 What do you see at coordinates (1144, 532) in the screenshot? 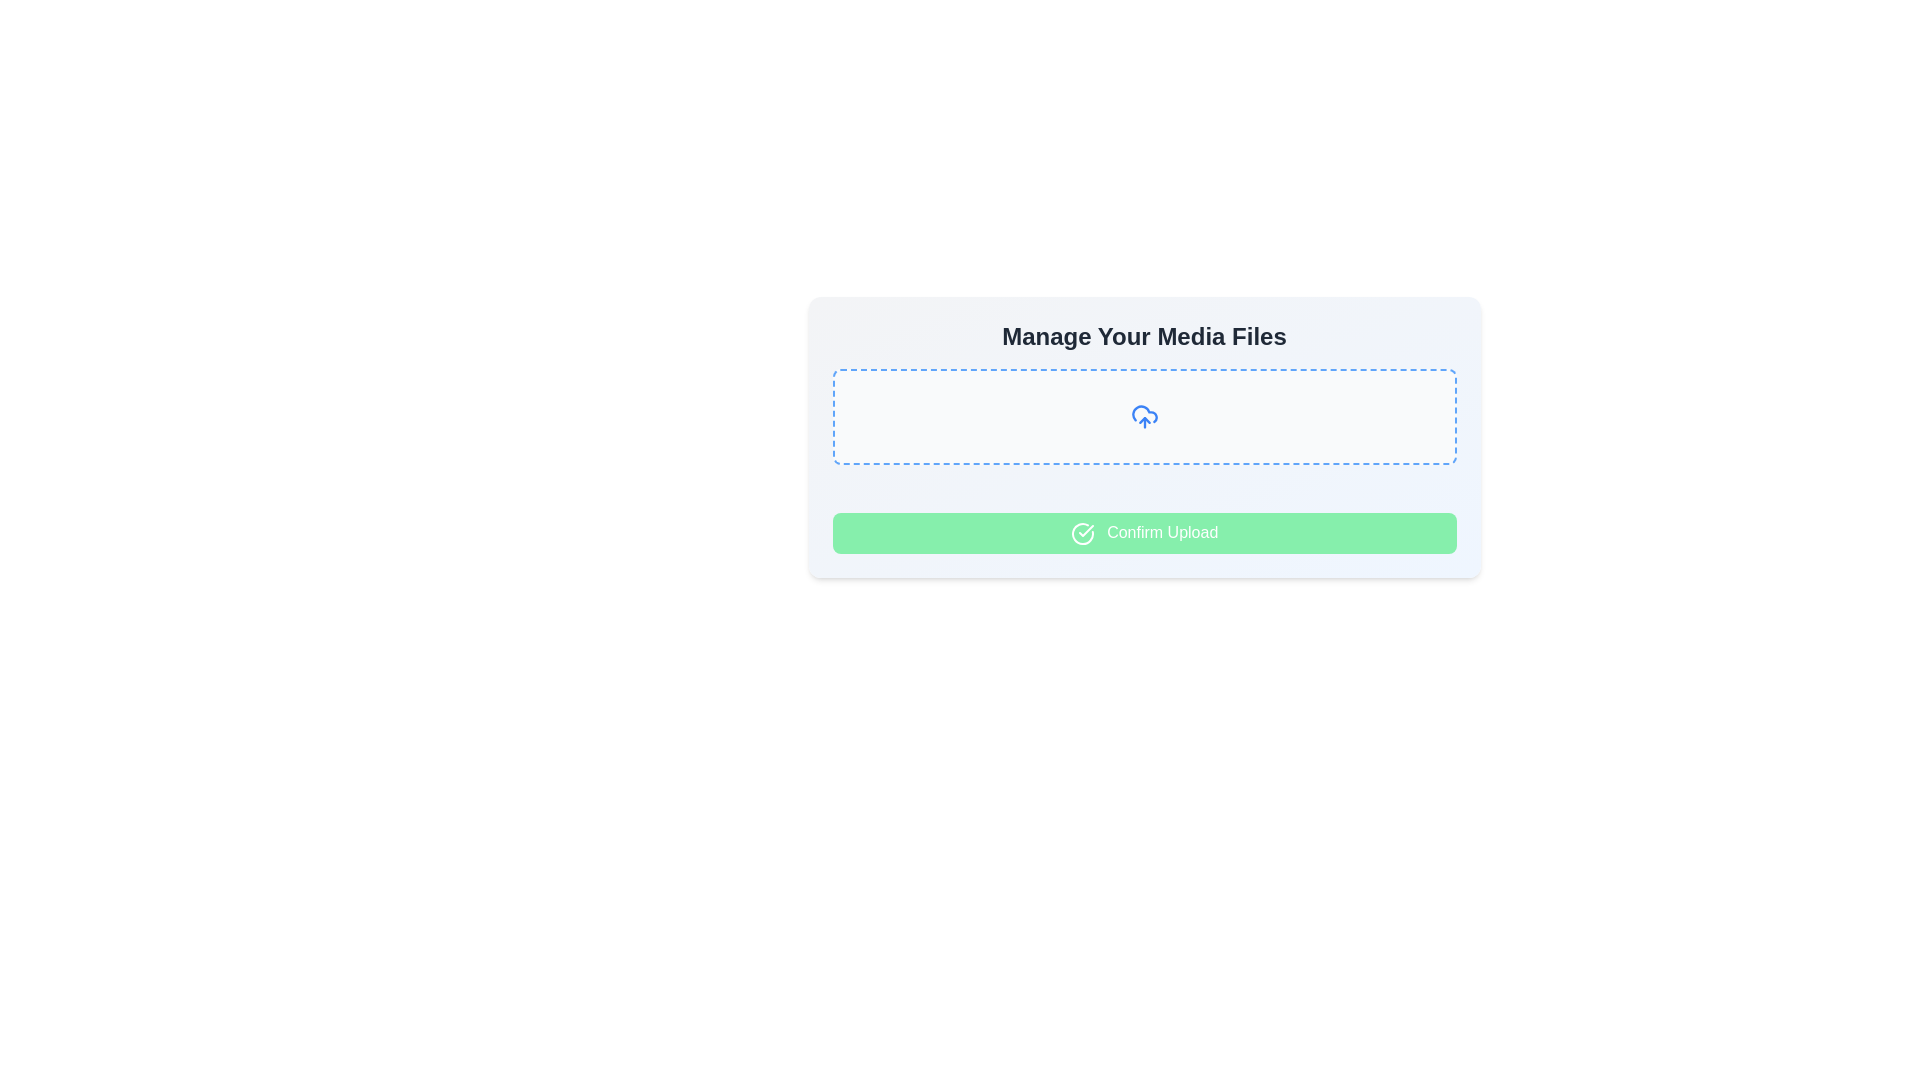
I see `the 'Confirm Upload' button, which has a light green background, rounded corners, and white text with a checkmark icon, located at the bottom of the 'Manage Your Media Files' section` at bounding box center [1144, 532].